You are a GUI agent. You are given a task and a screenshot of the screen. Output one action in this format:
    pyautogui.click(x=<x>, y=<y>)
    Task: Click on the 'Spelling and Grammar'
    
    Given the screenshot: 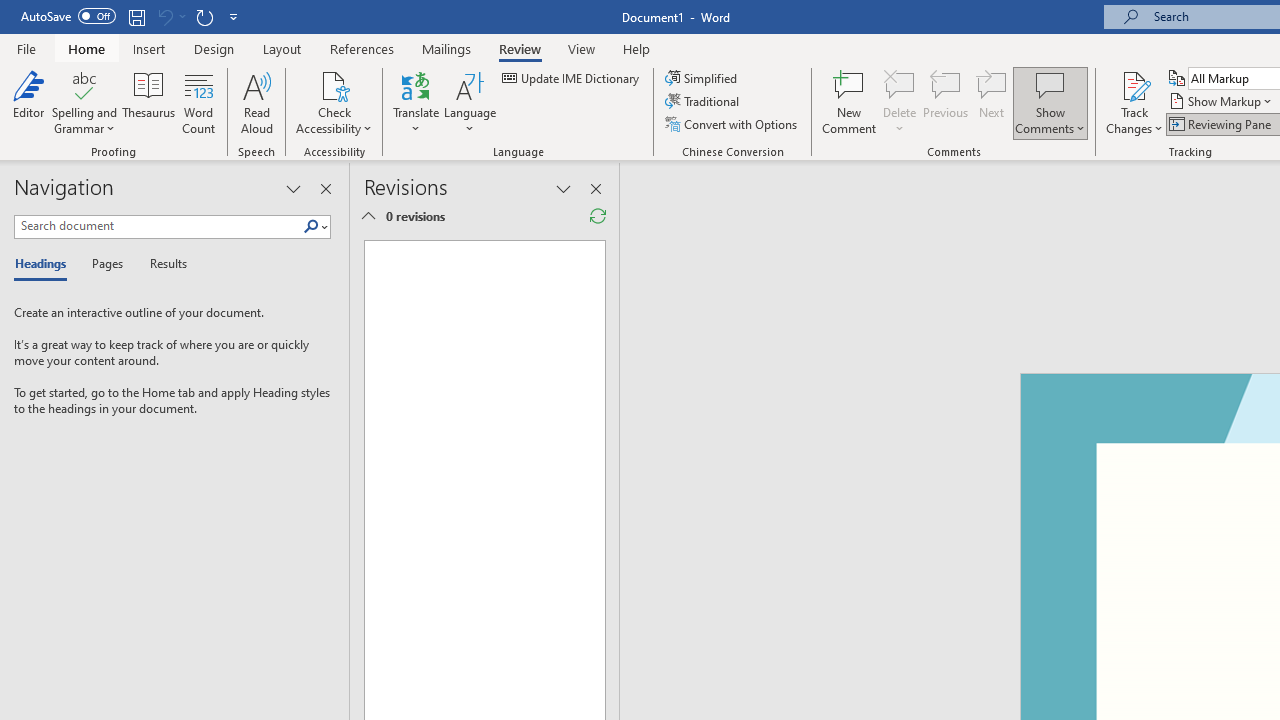 What is the action you would take?
    pyautogui.click(x=84, y=103)
    